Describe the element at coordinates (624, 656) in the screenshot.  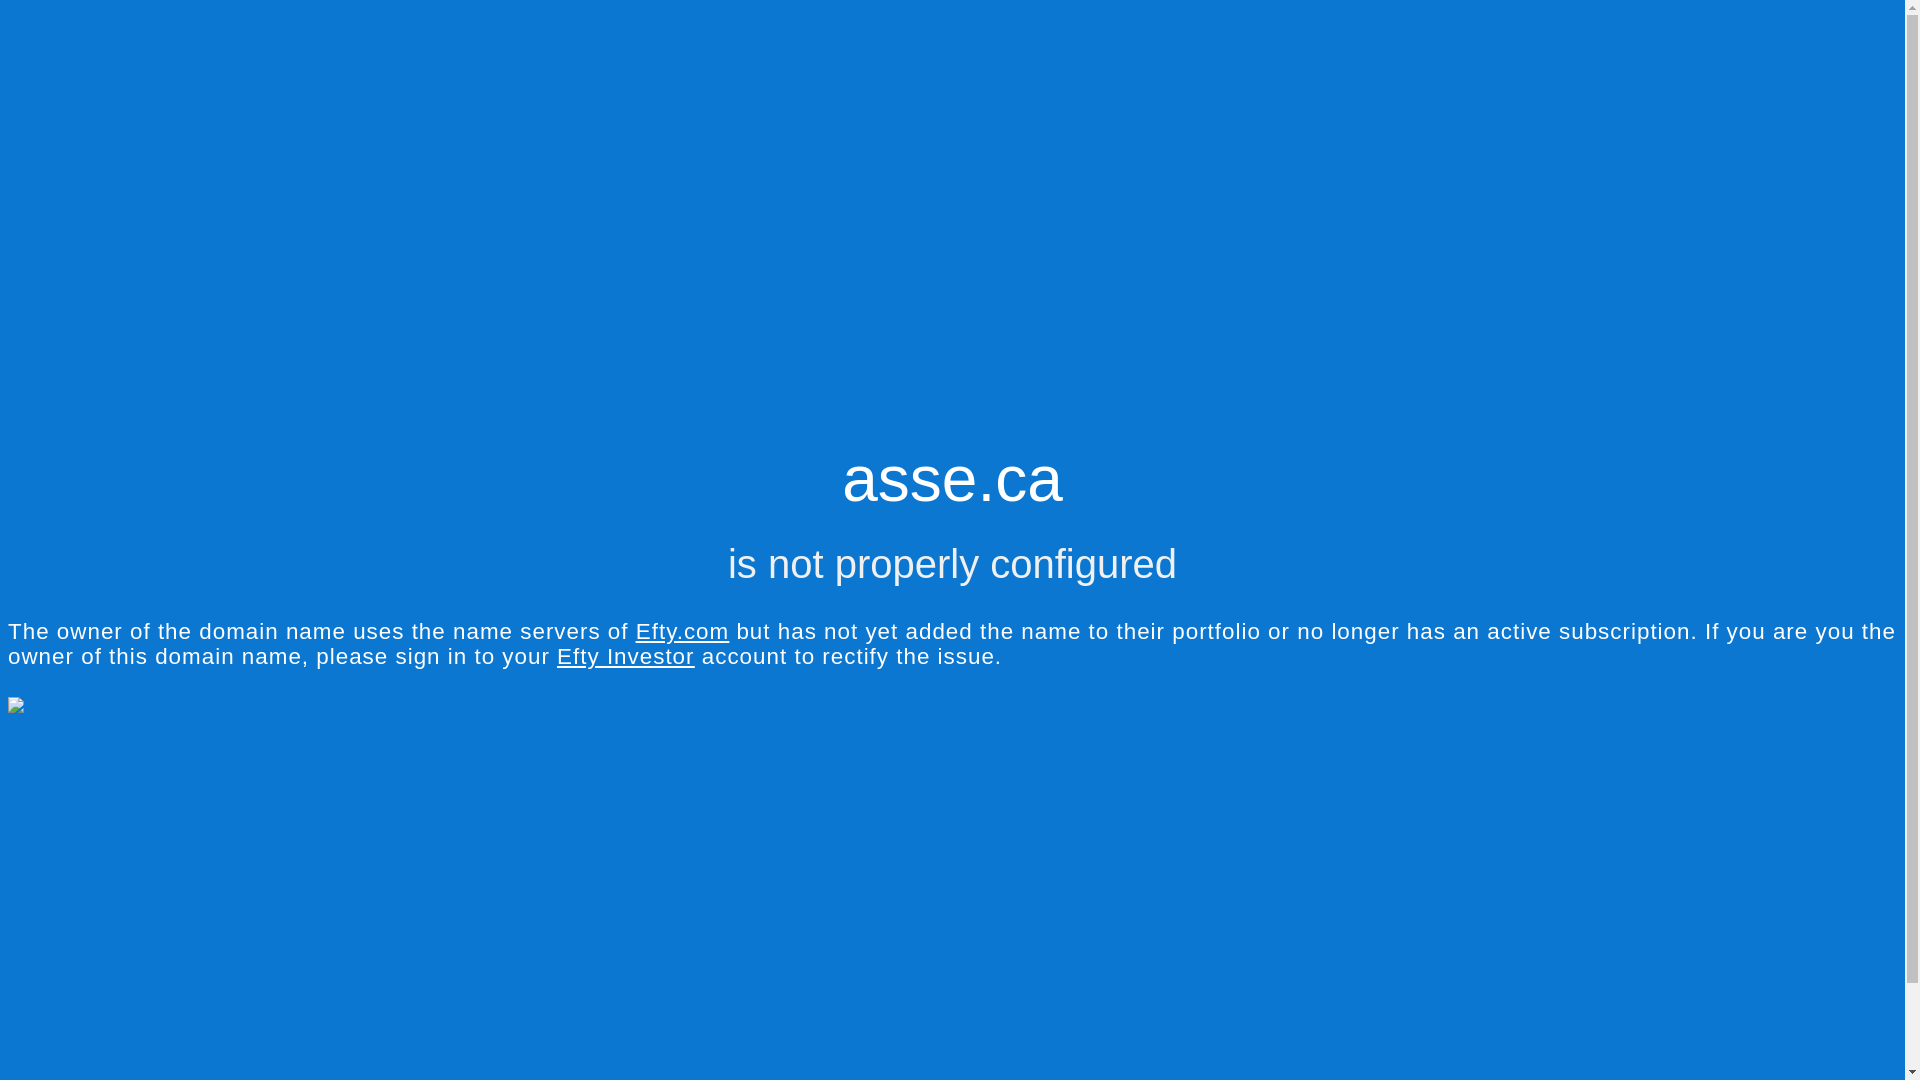
I see `'Efty Investor'` at that location.